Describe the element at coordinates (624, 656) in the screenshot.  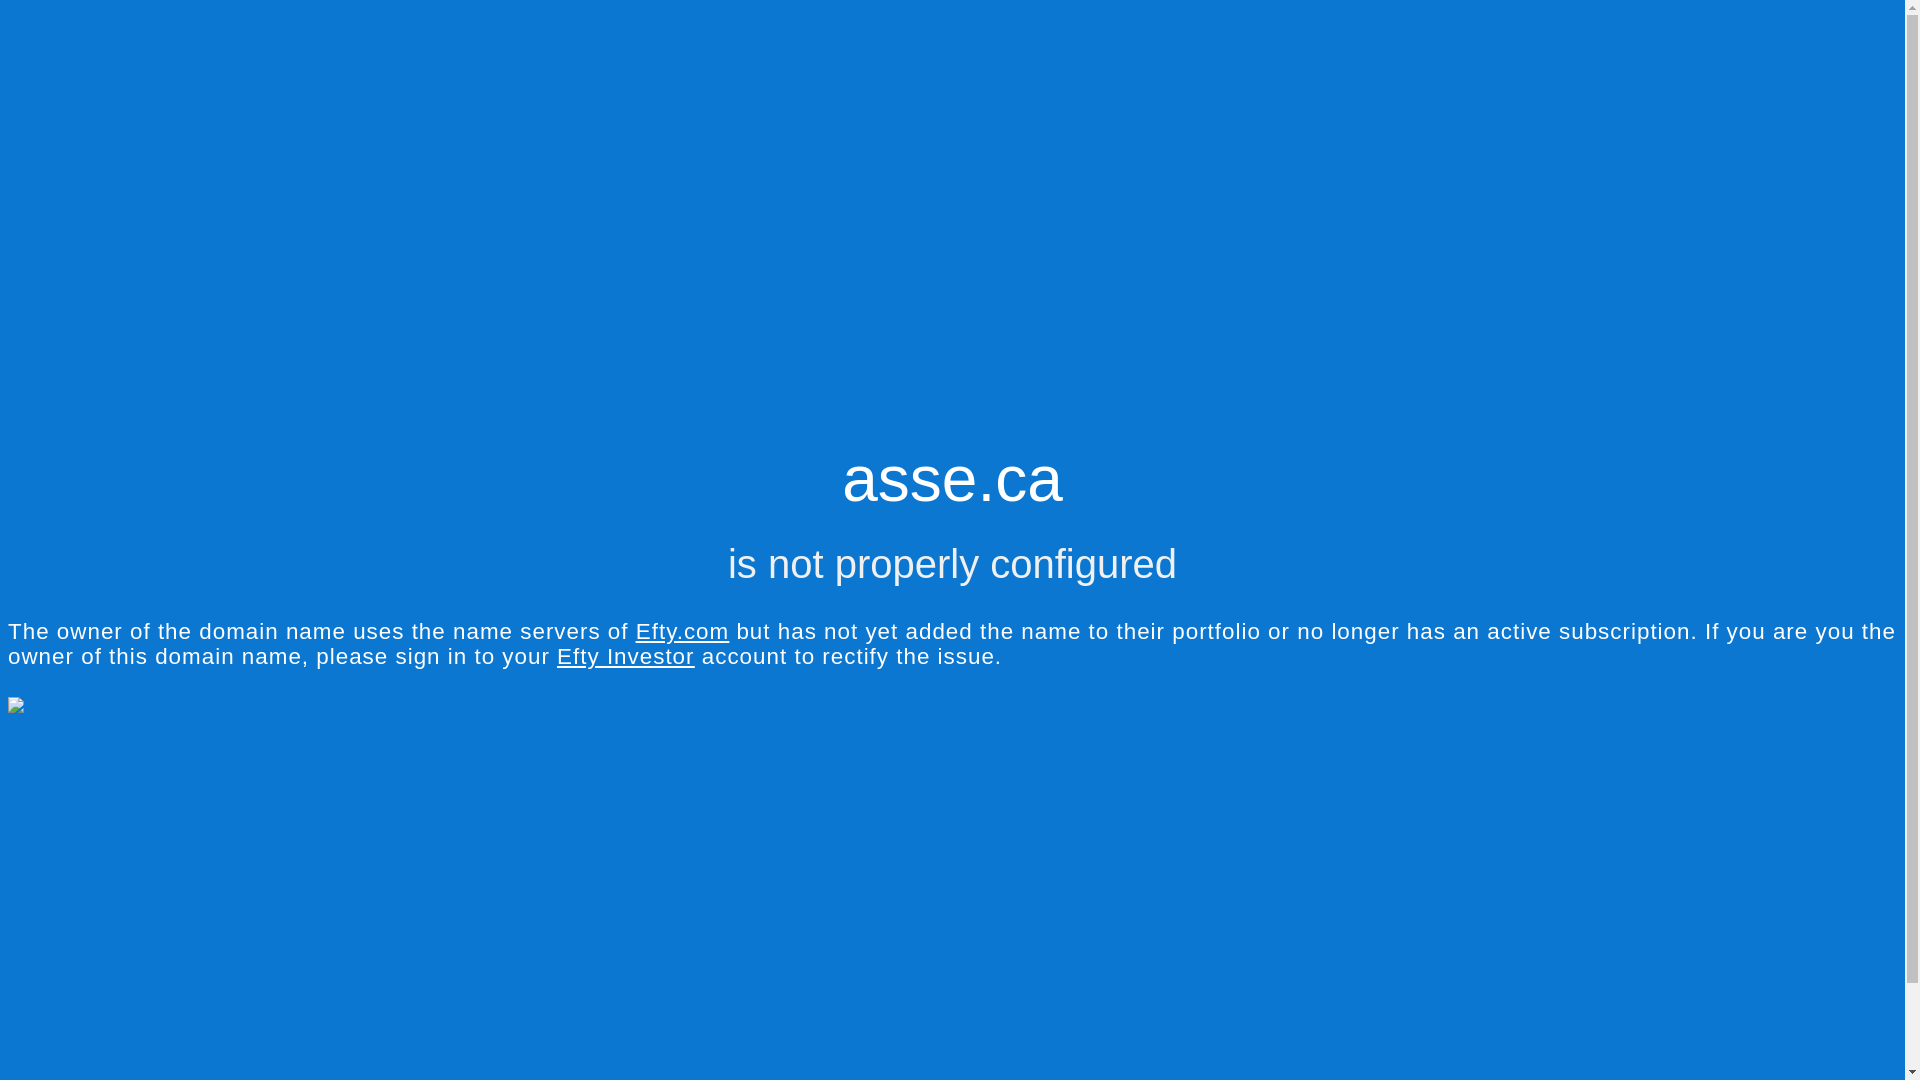
I see `'Efty Investor'` at that location.